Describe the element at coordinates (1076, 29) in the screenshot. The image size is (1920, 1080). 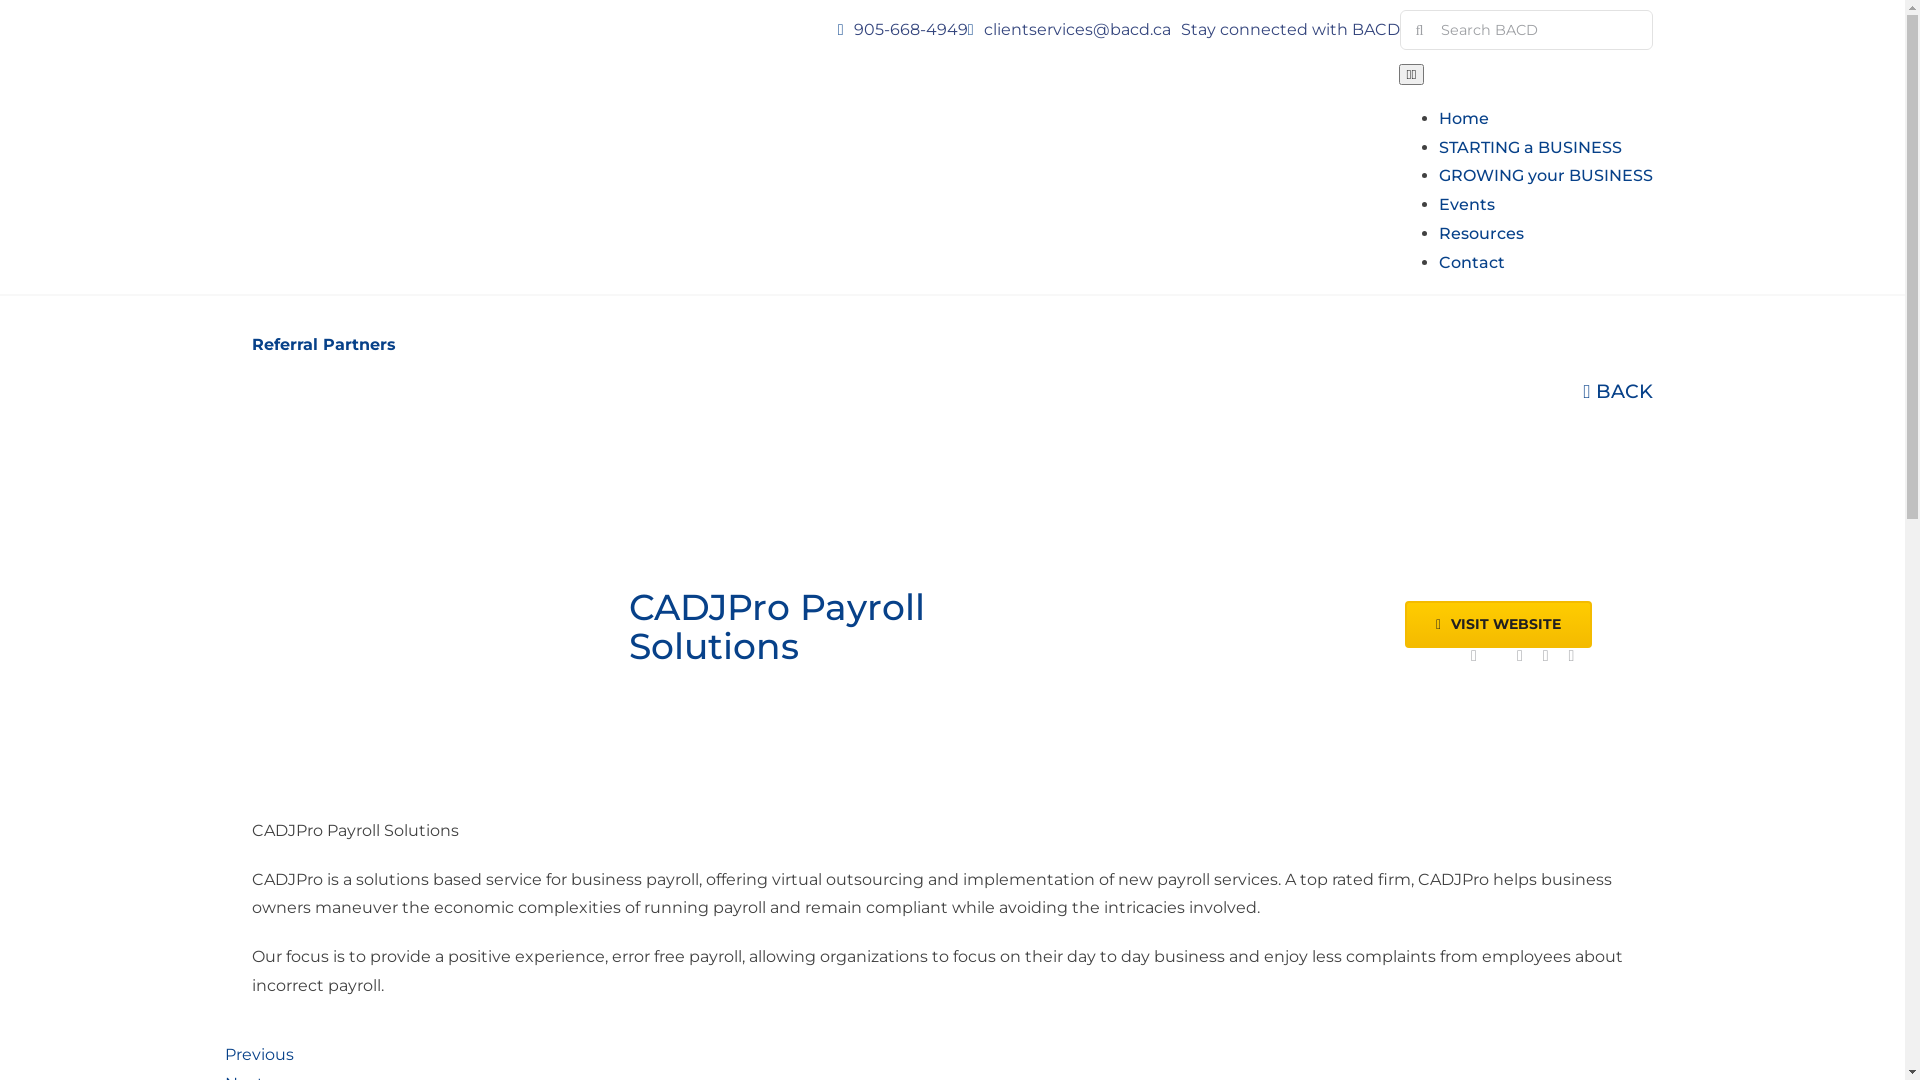
I see `'clientservices@bacd.ca'` at that location.